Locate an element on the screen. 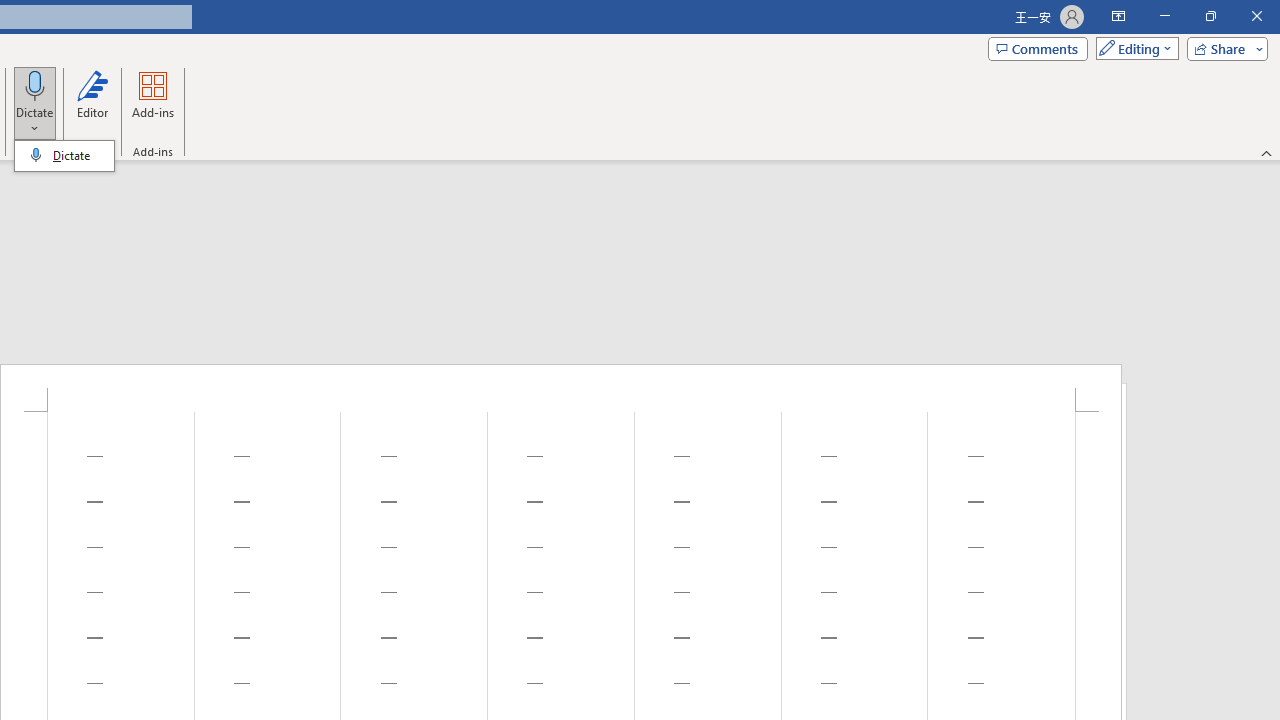 The image size is (1280, 720). 'Comments' is located at coordinates (1038, 47).